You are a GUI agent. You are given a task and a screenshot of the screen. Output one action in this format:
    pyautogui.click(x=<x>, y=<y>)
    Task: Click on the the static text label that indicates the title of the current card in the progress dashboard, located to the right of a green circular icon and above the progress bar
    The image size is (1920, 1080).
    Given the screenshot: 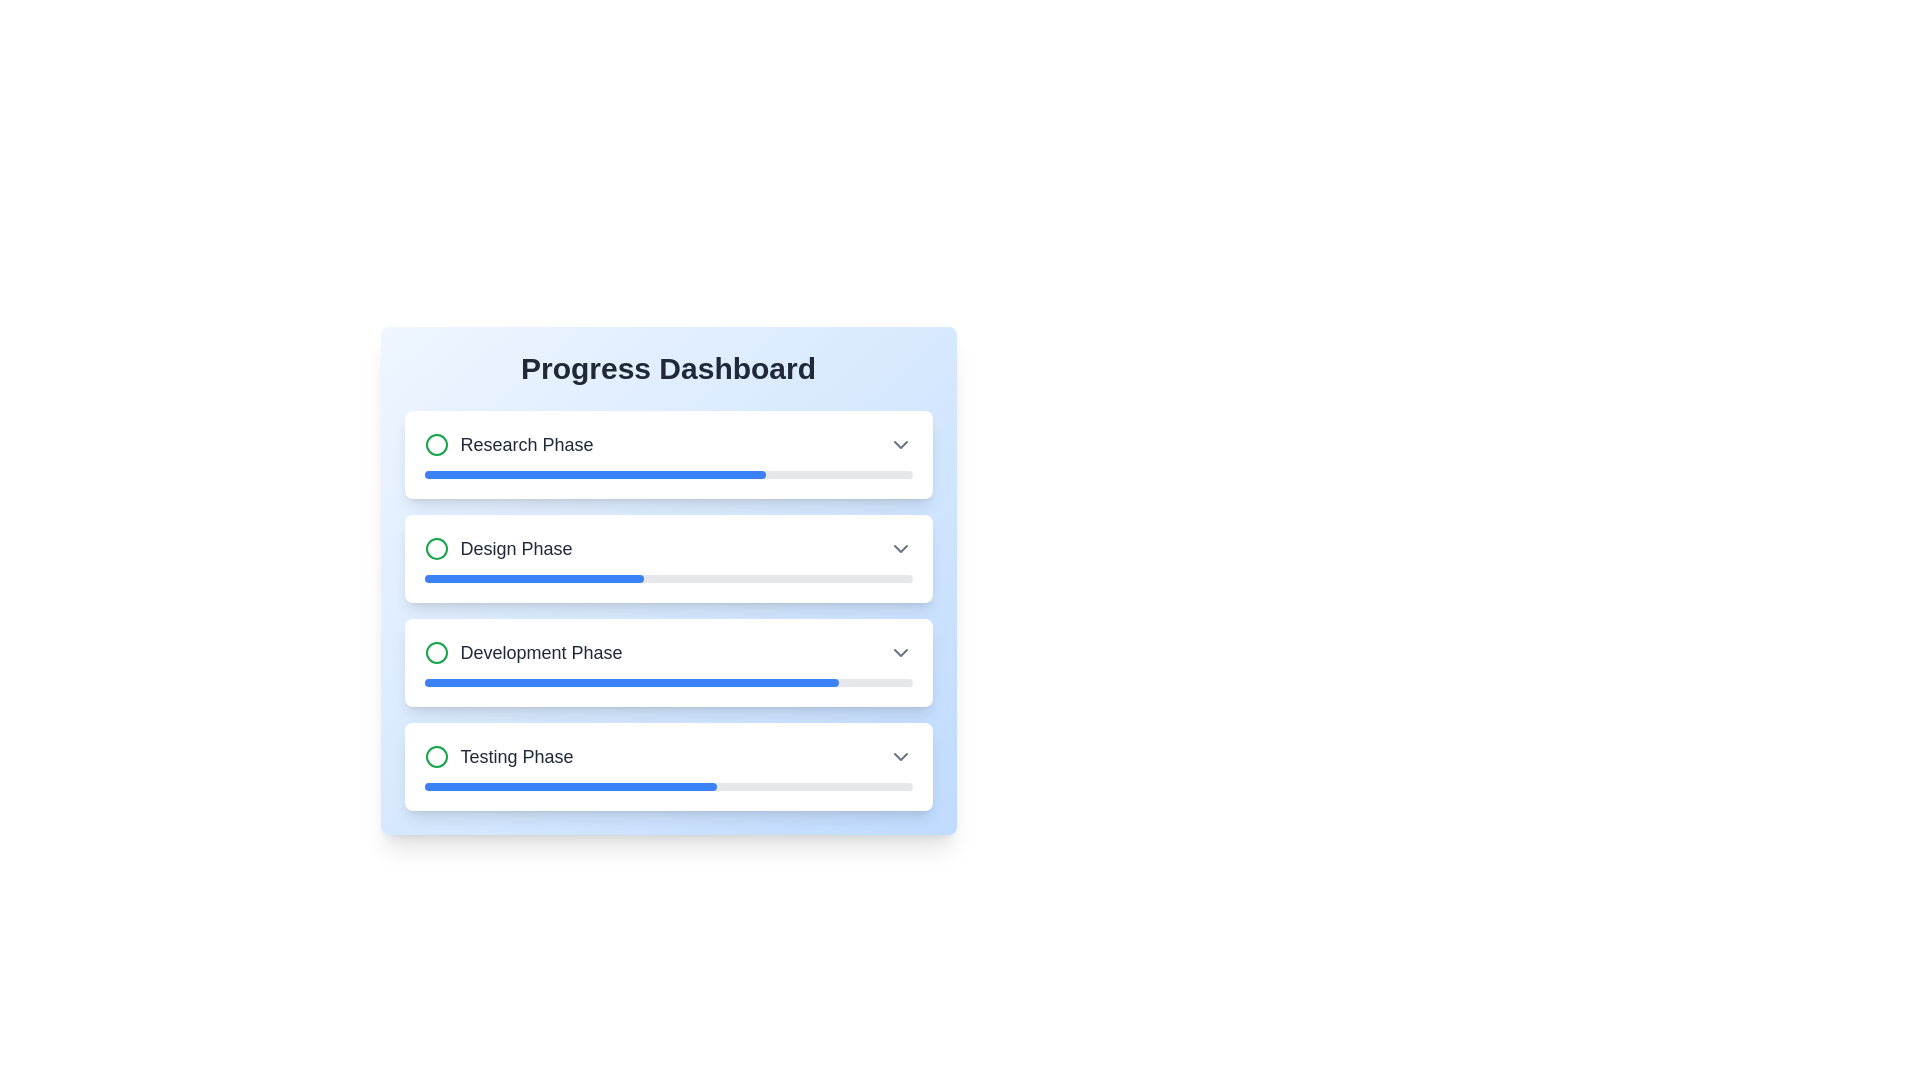 What is the action you would take?
    pyautogui.click(x=527, y=443)
    